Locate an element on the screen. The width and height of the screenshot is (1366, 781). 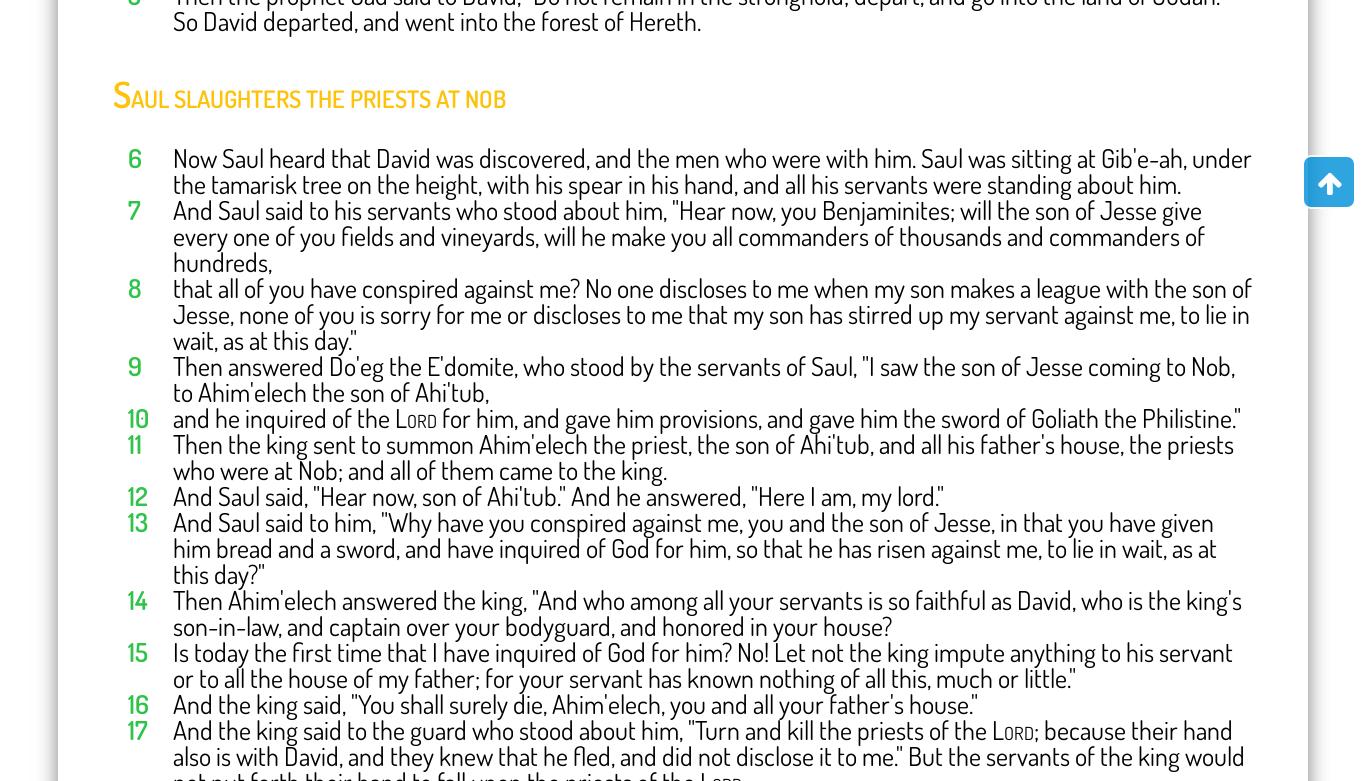
'16' is located at coordinates (137, 701).